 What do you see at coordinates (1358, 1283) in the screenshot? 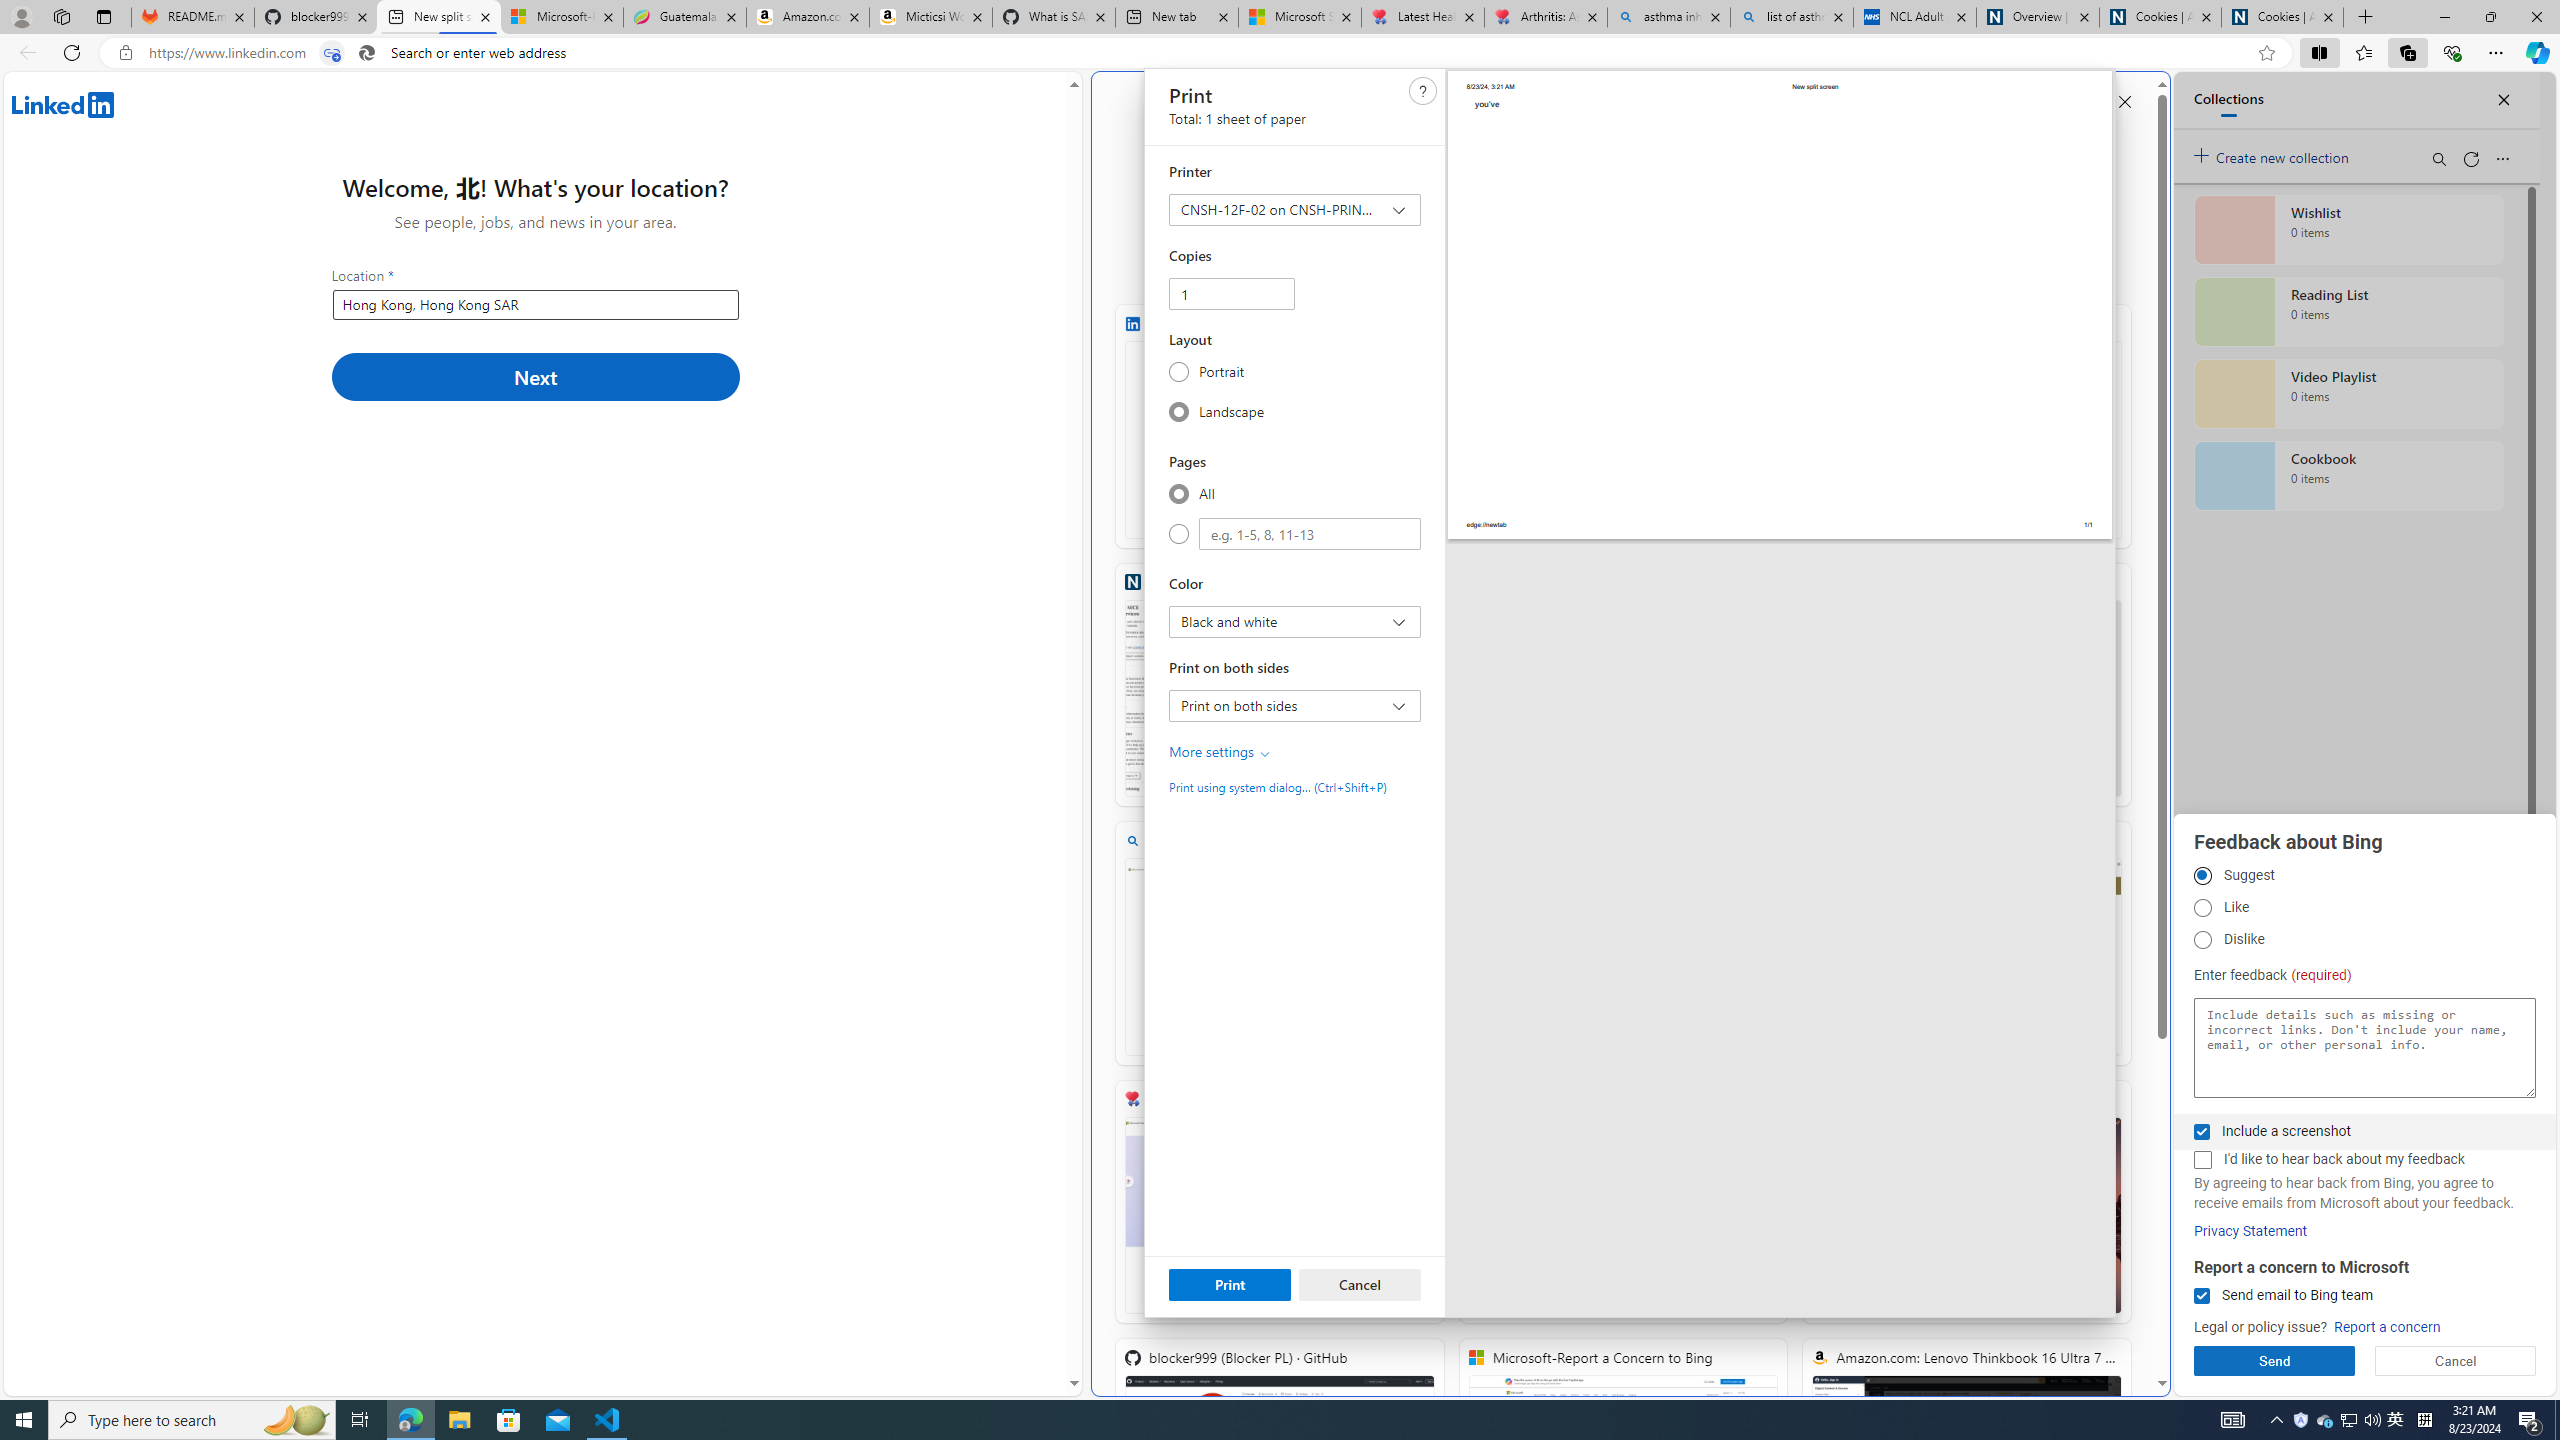
I see `'Cancel'` at bounding box center [1358, 1283].